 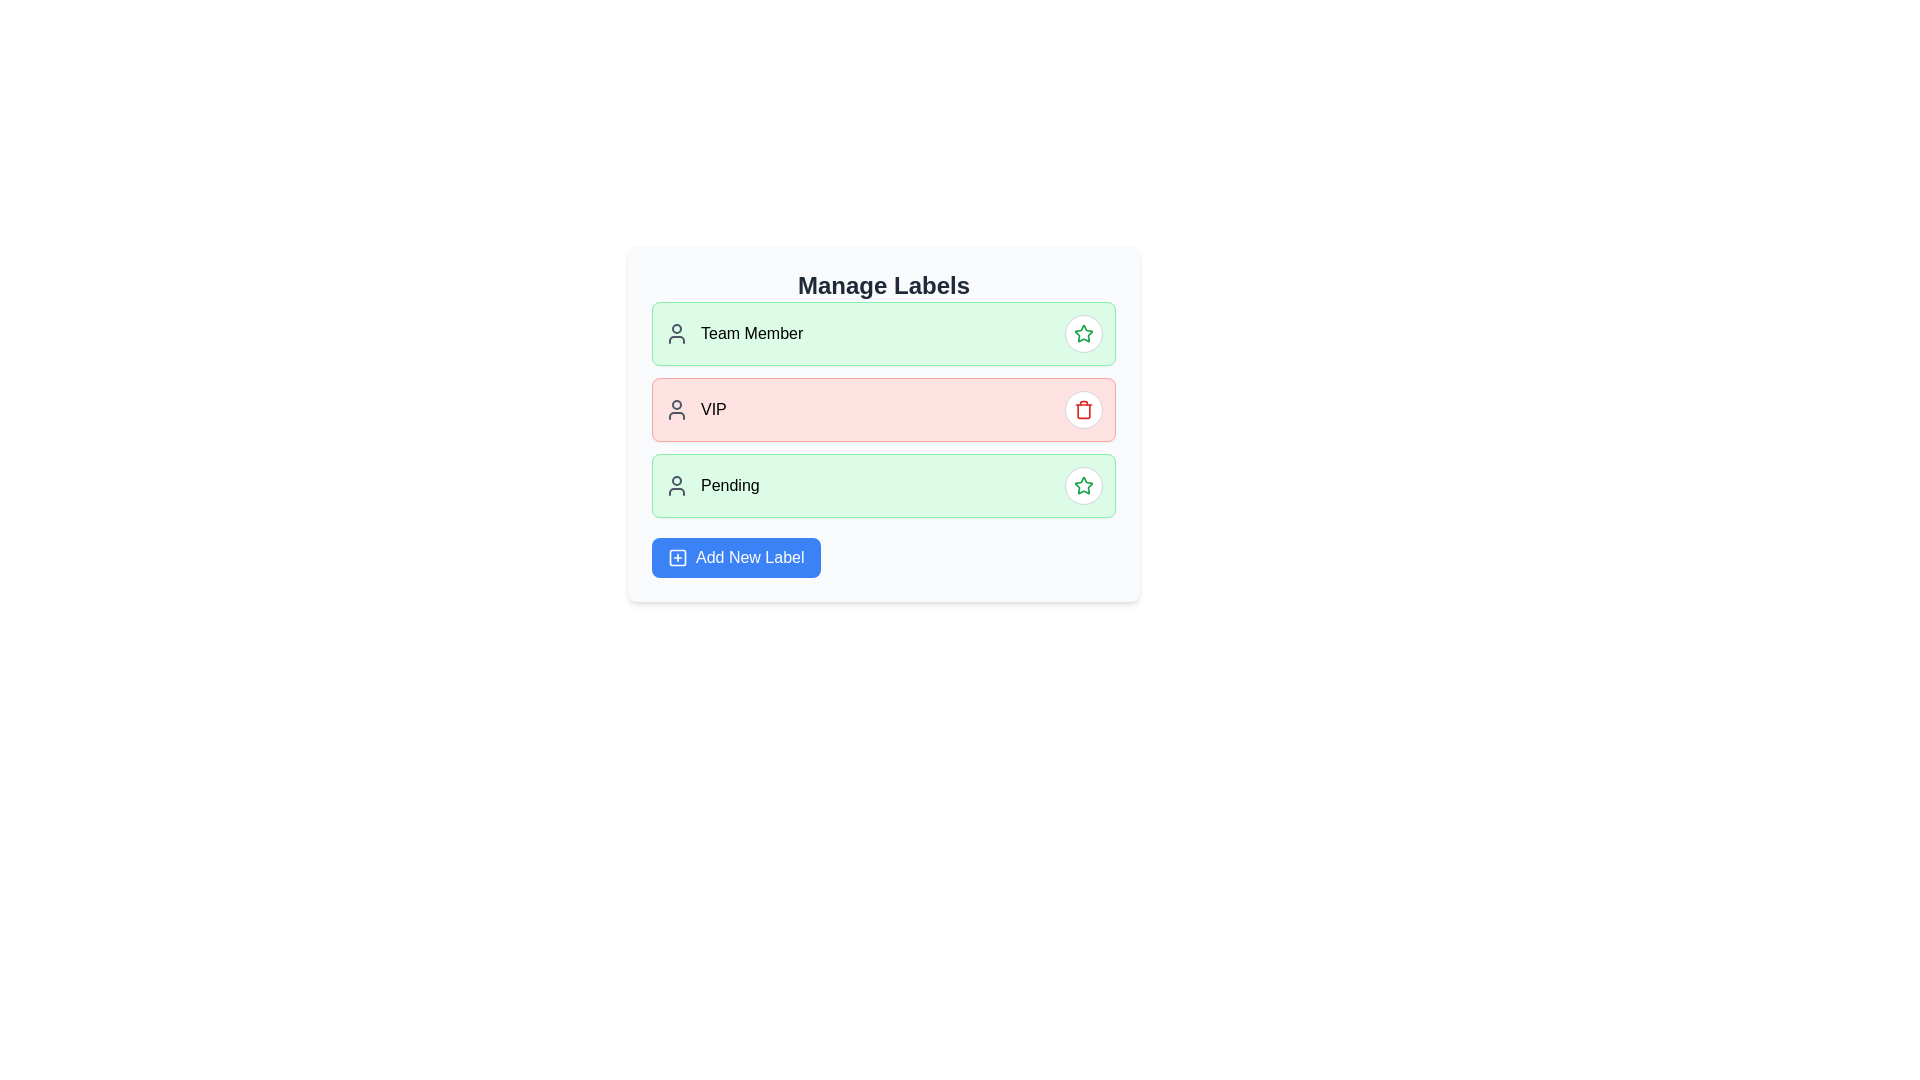 I want to click on the 'Pending' text with the user icon on its left, located in the bottom card of the 'Manage Labels' section, so click(x=712, y=486).